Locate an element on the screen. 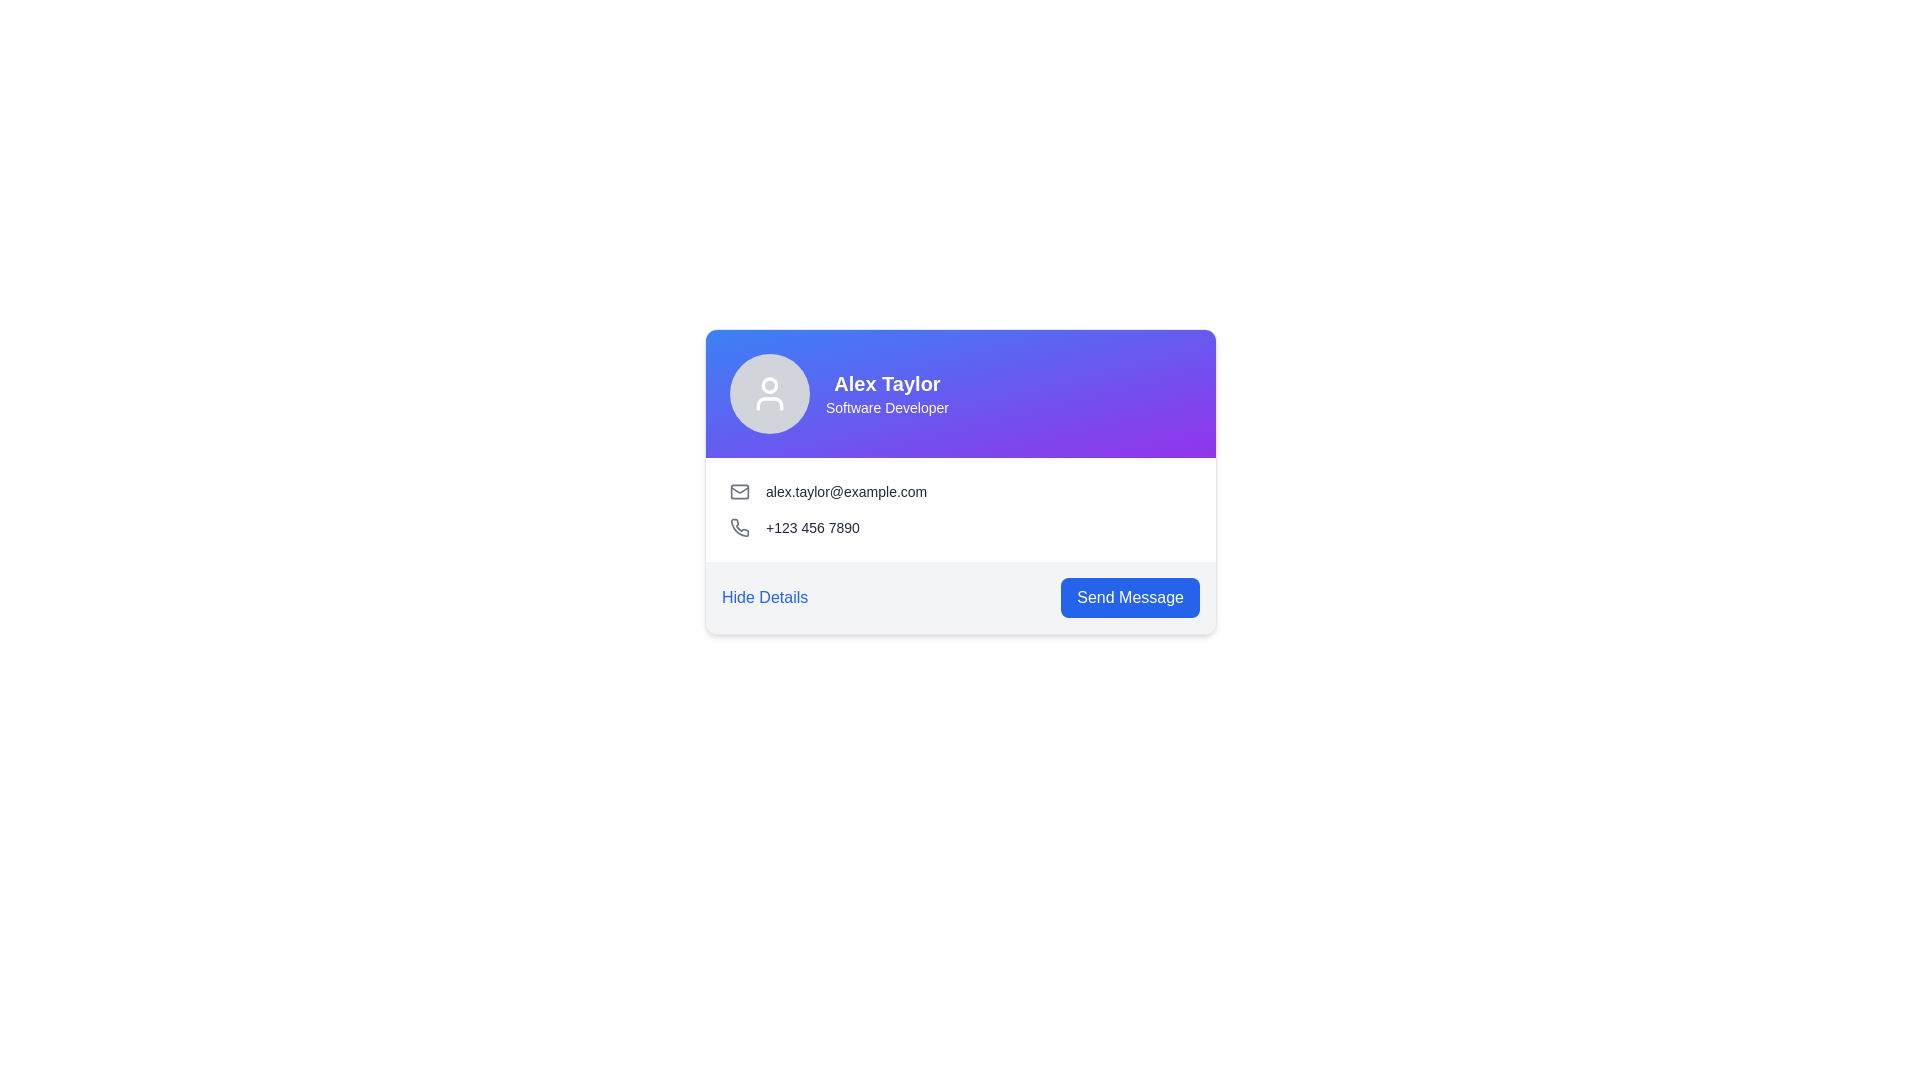  the Text Display Element that displays 'Alex Taylor' in bold and larger font, located at the top-left of the information card with a purple gradient background is located at coordinates (886, 384).